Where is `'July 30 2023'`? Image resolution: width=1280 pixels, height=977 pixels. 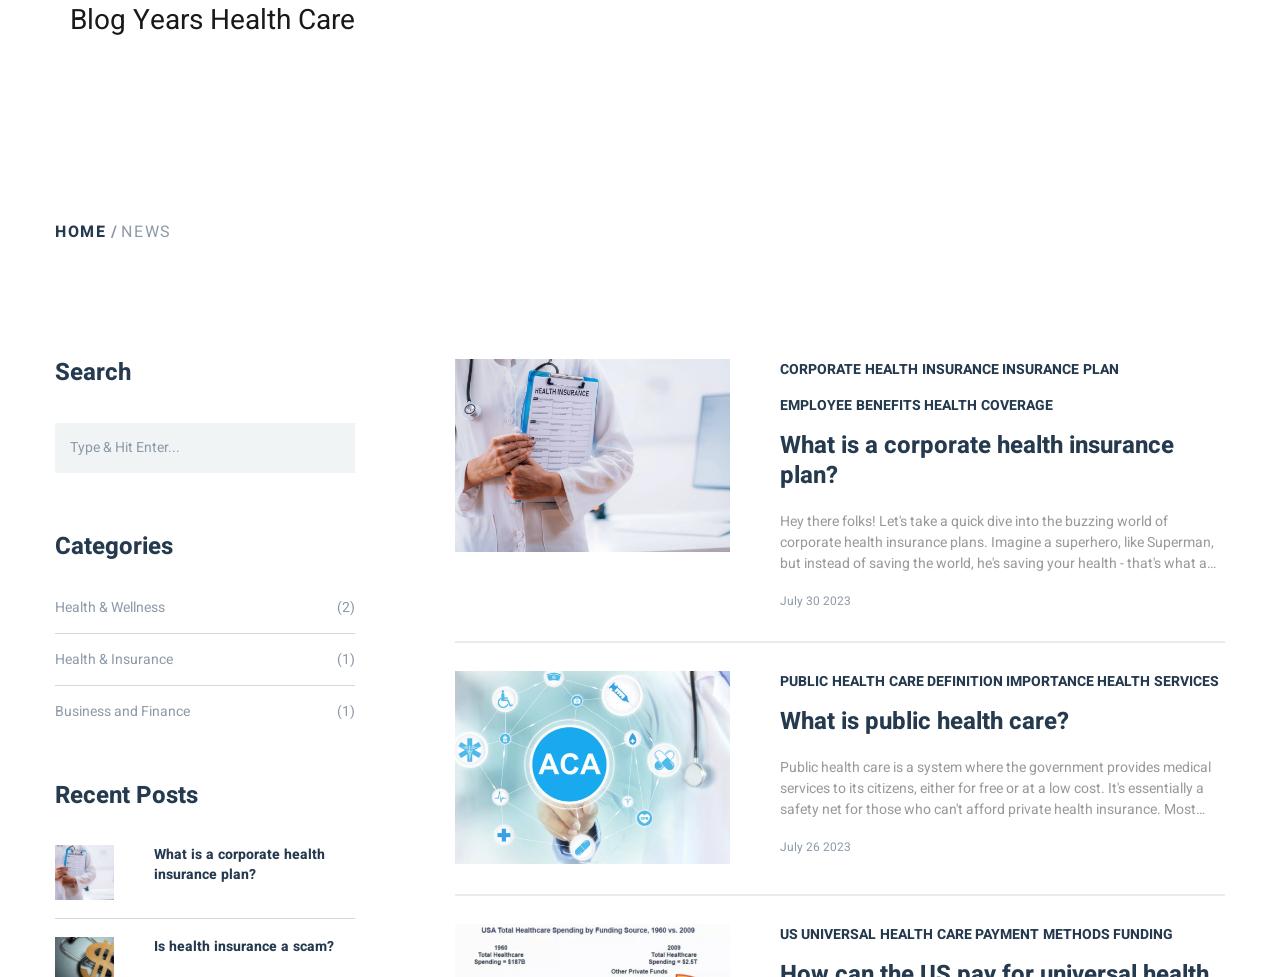 'July 30 2023' is located at coordinates (815, 599).